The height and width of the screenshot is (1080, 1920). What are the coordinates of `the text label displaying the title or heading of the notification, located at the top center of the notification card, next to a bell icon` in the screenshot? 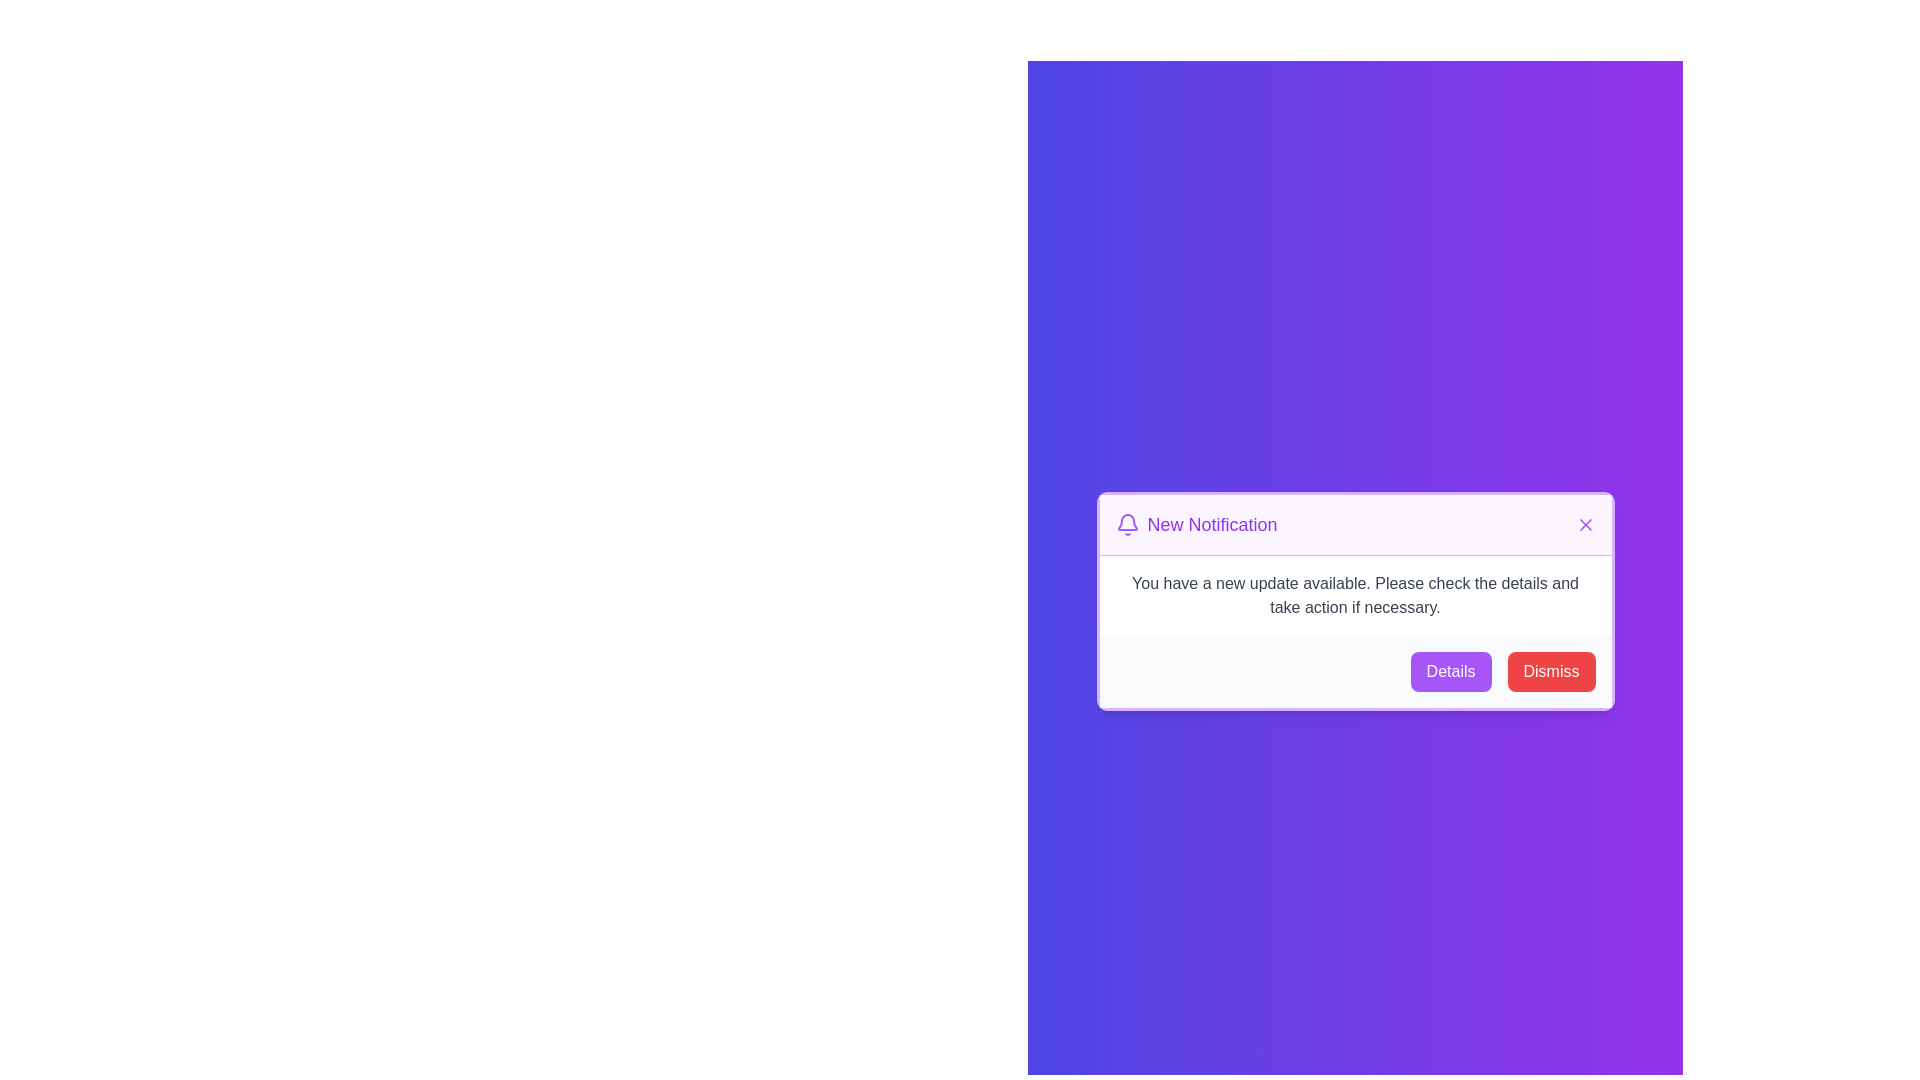 It's located at (1211, 523).